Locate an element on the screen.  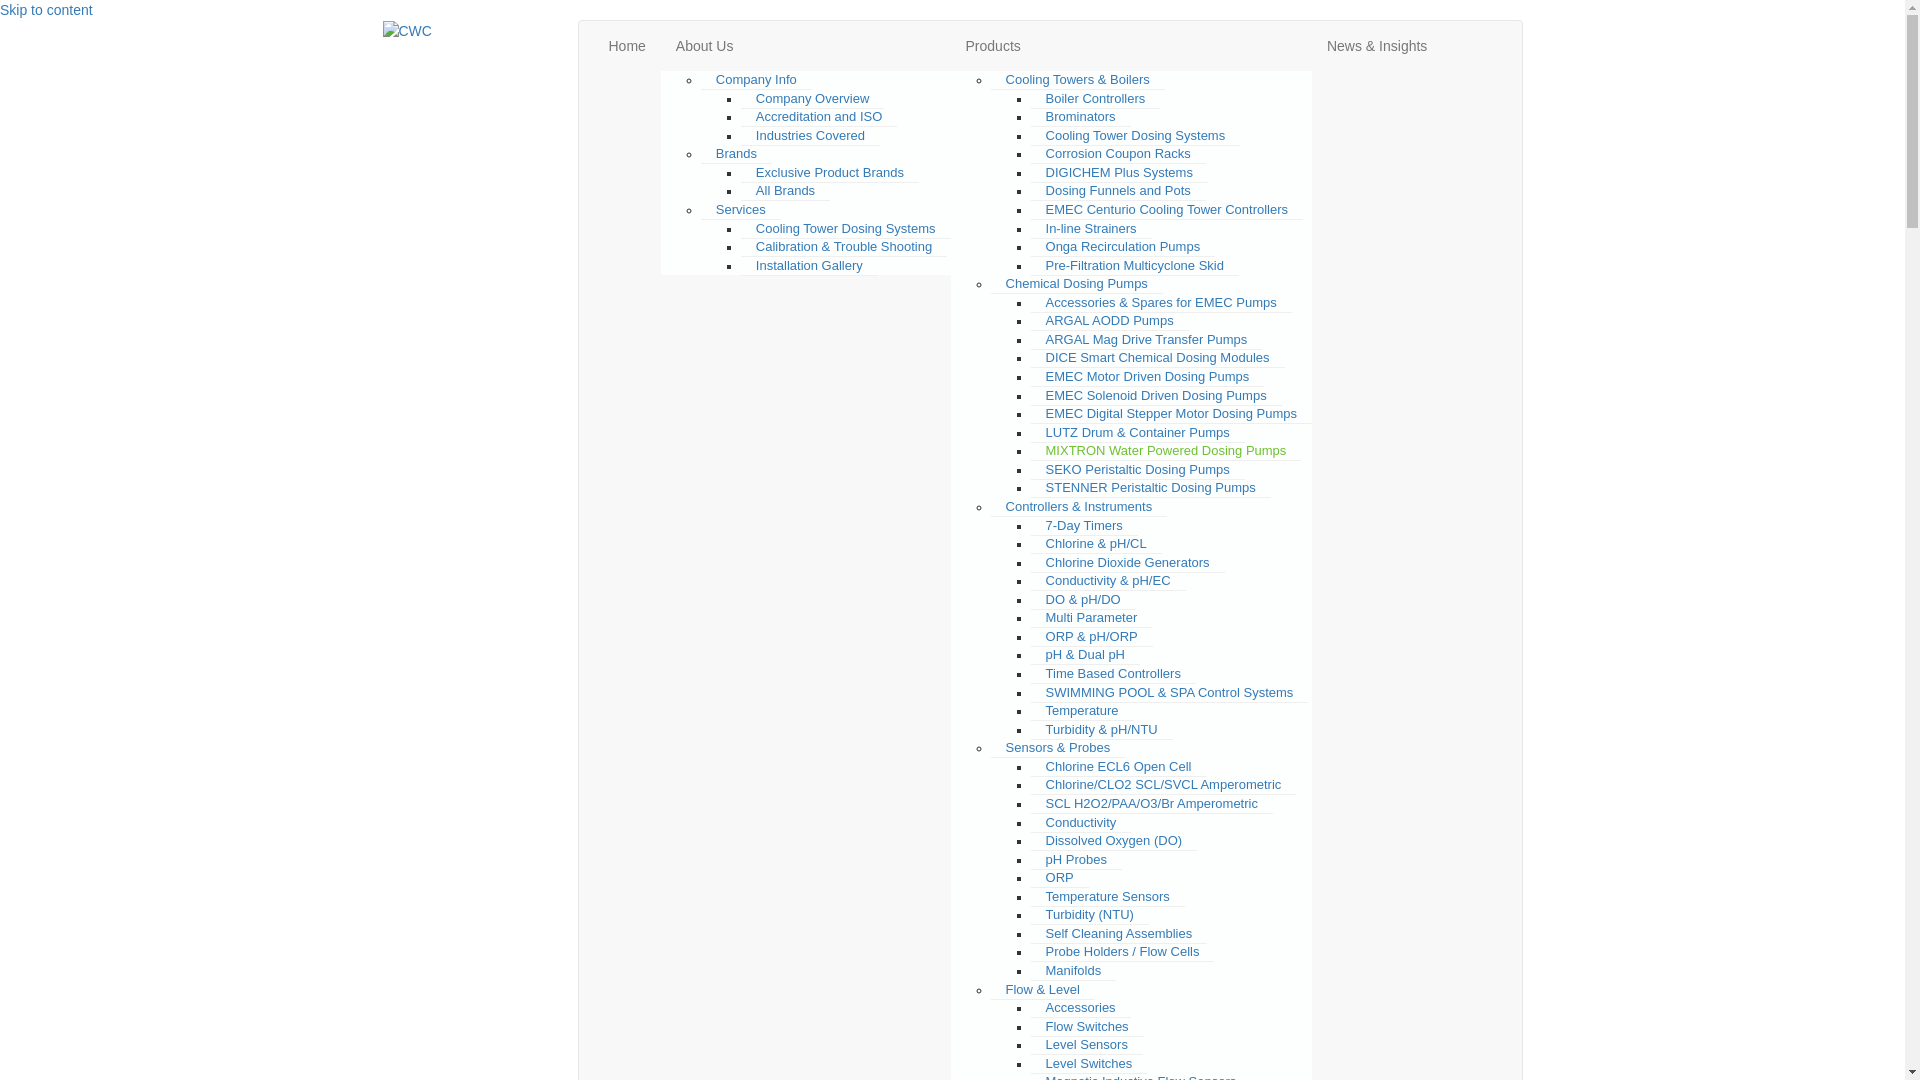
'Brands' is located at coordinates (700, 153).